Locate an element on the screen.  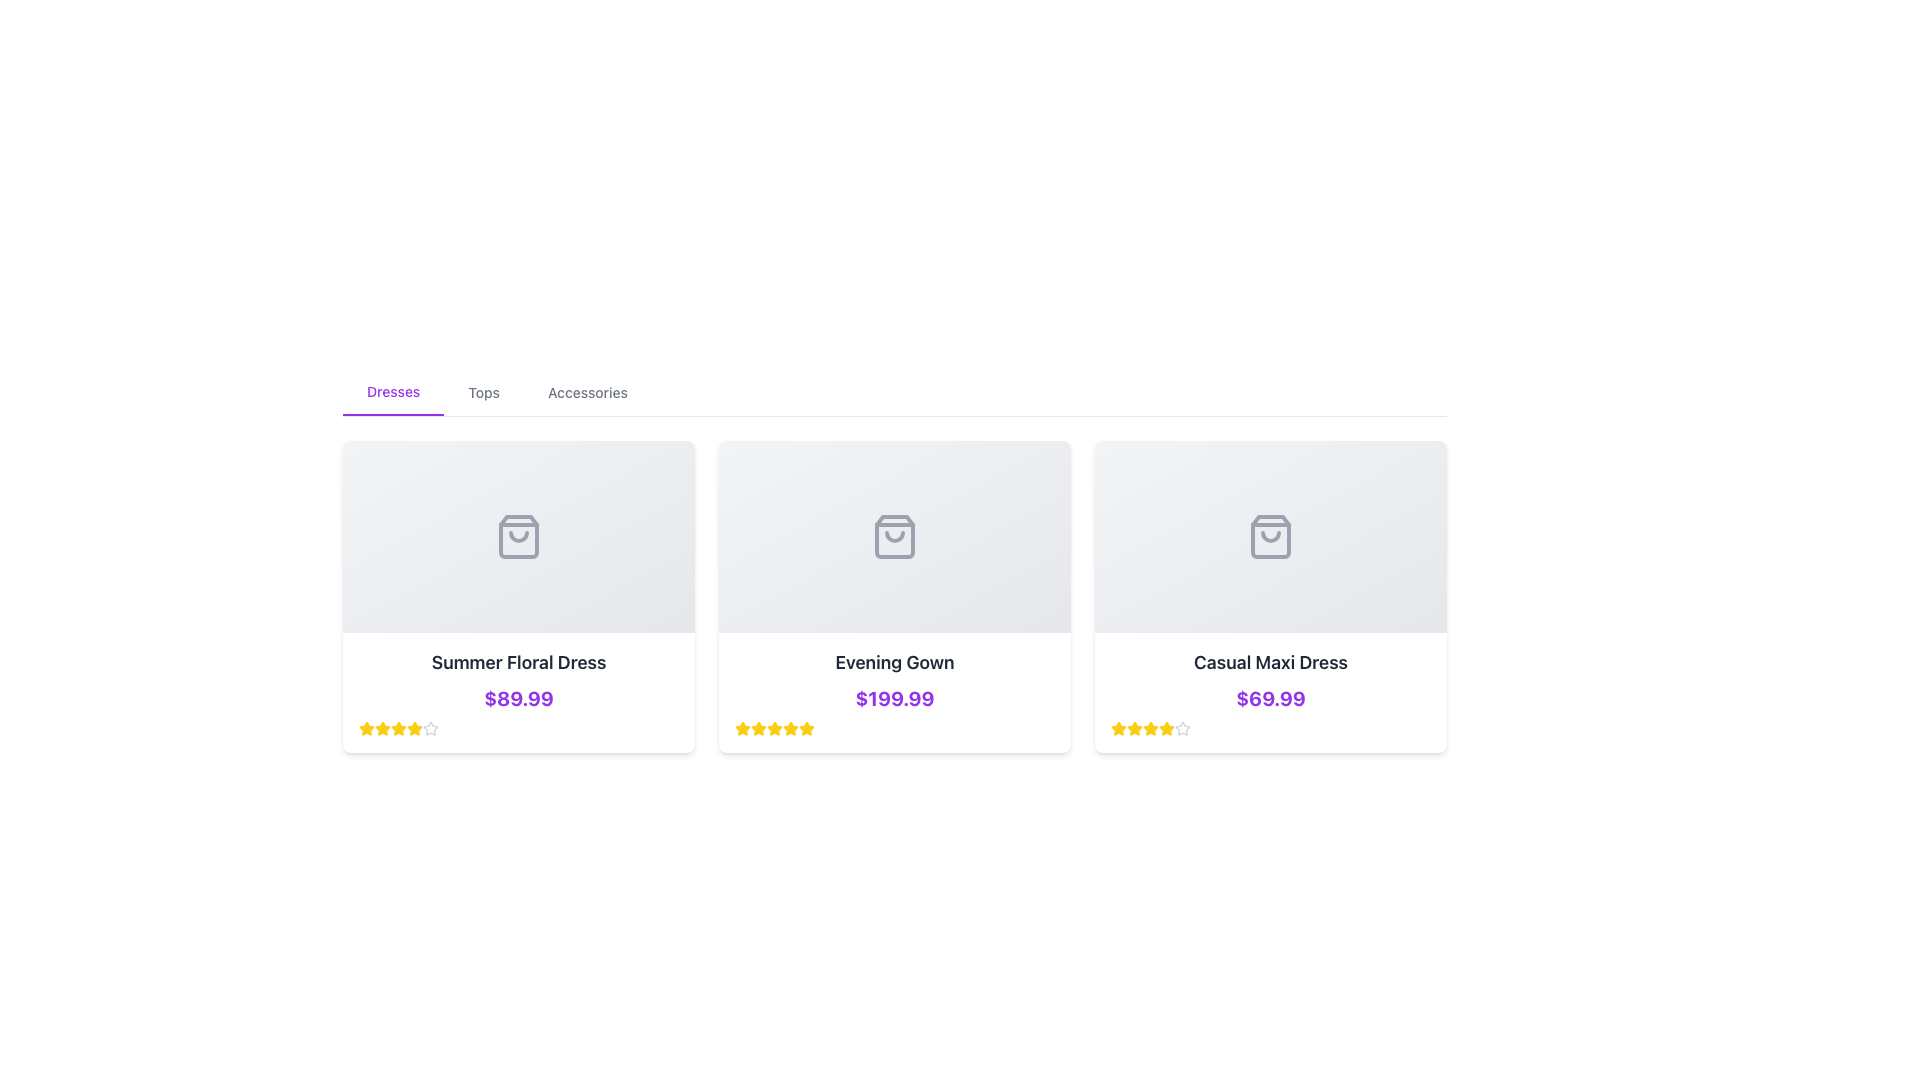
the circular button with a heart-shaped outline in the popover overlay at the top-right section of the third card to mark the item as favorite is located at coordinates (1243, 596).